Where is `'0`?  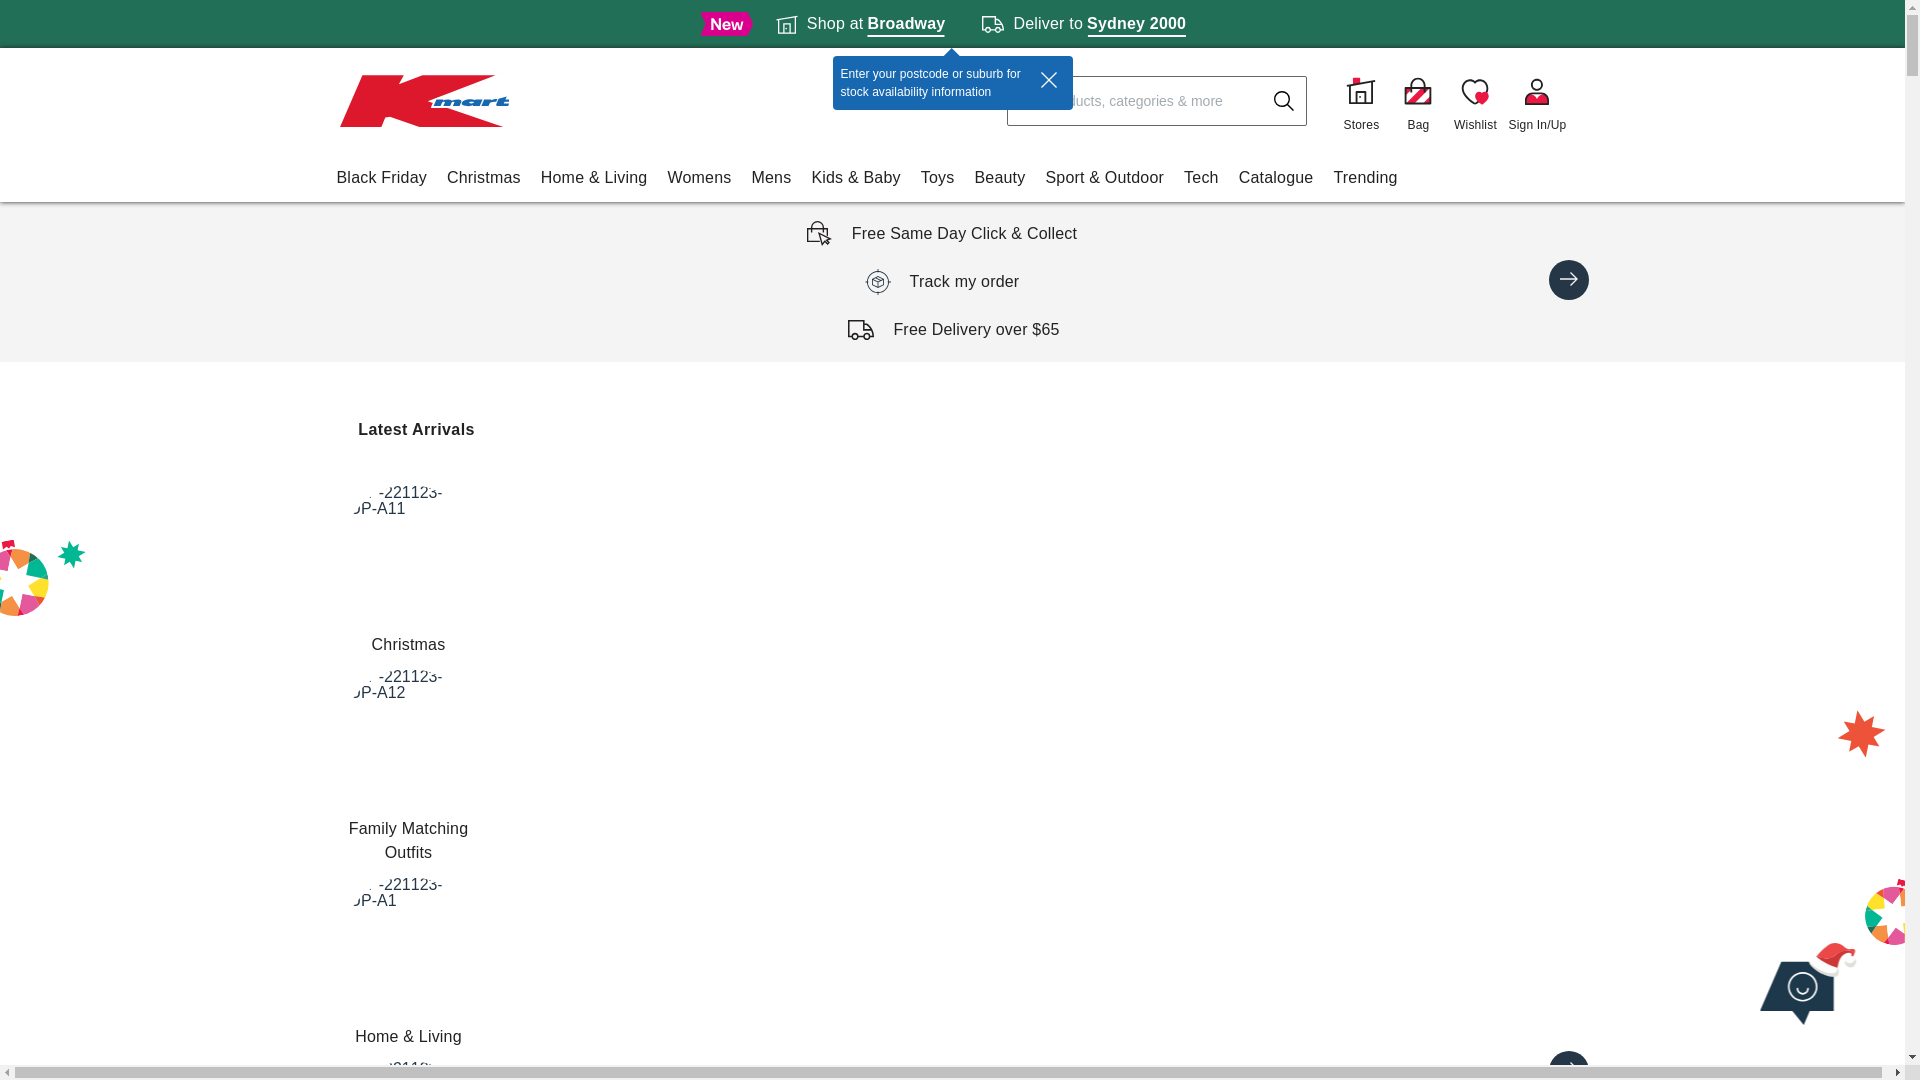 '0 is located at coordinates (1416, 100).